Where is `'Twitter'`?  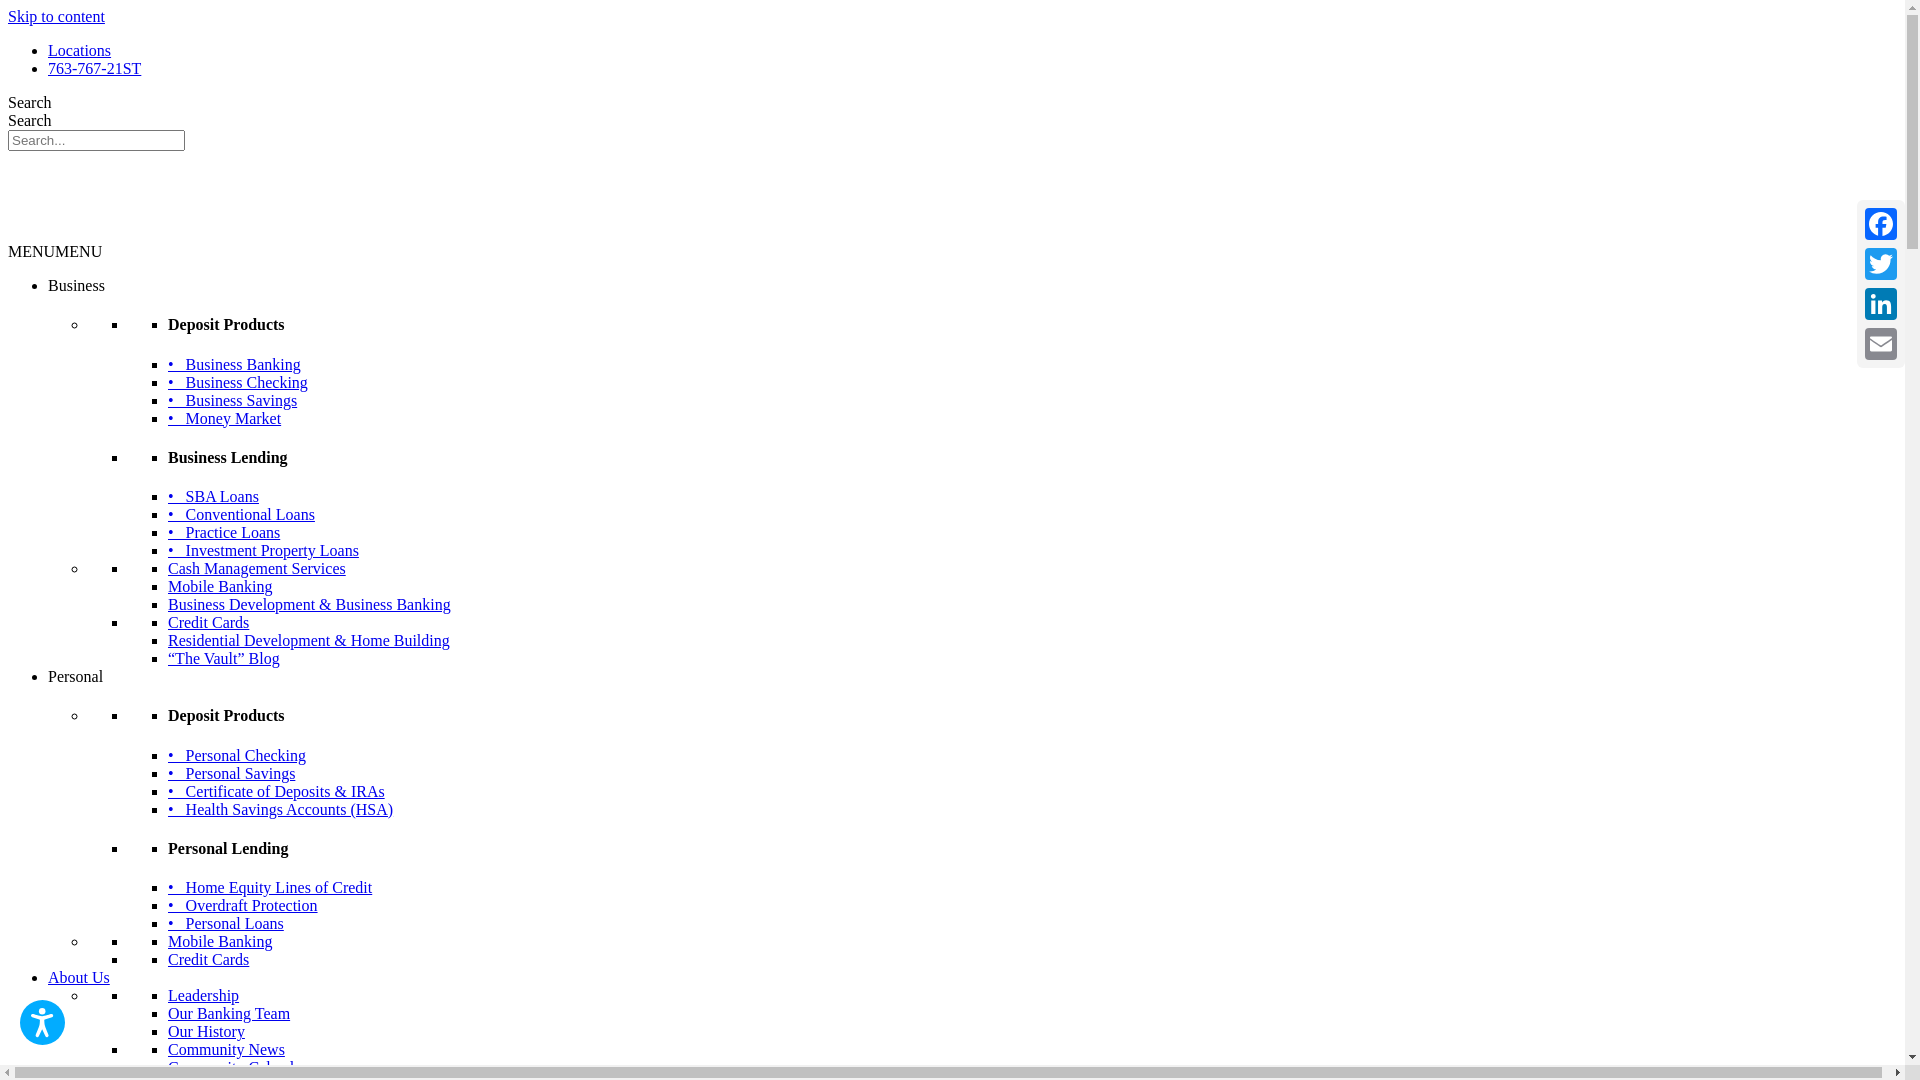 'Twitter' is located at coordinates (1880, 262).